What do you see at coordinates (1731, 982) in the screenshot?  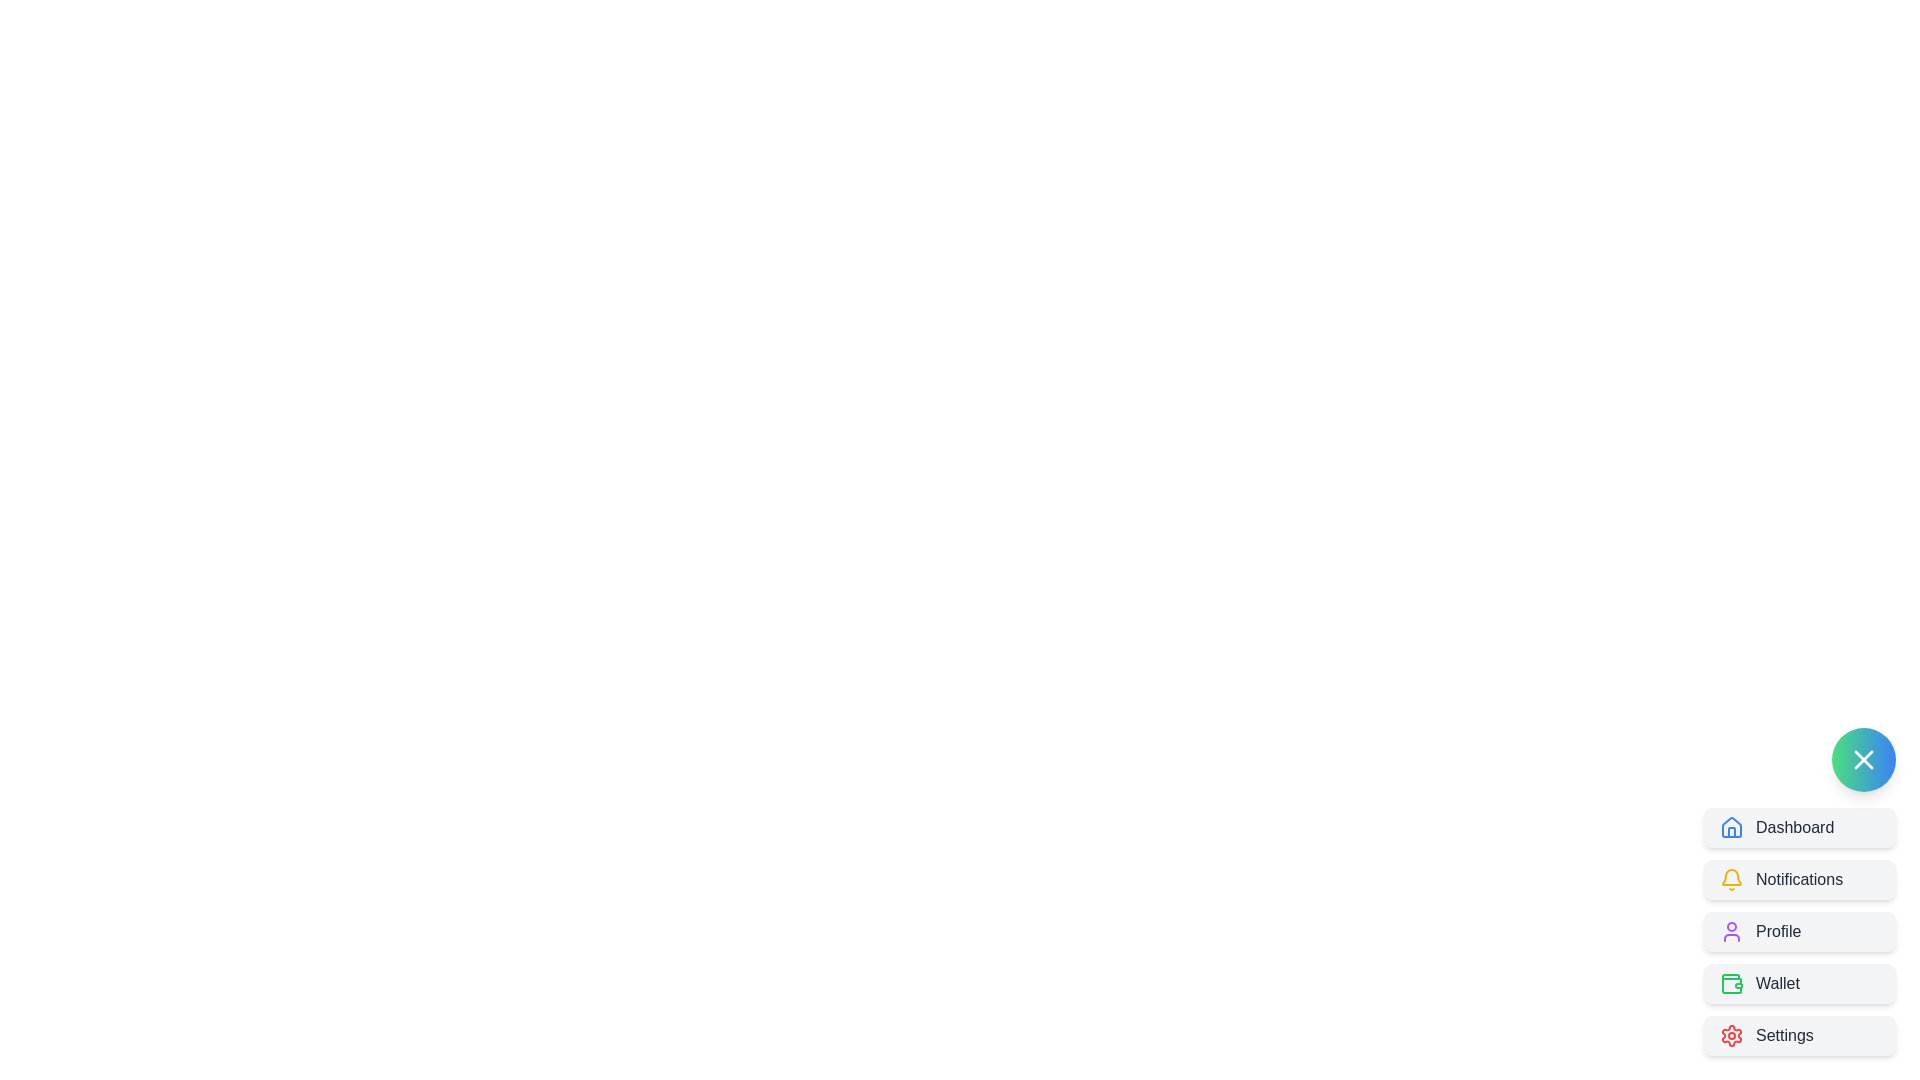 I see `the decorative wallet icon located within the 'Wallet' menu option, which is the fourth item in the vertical menu listing` at bounding box center [1731, 982].